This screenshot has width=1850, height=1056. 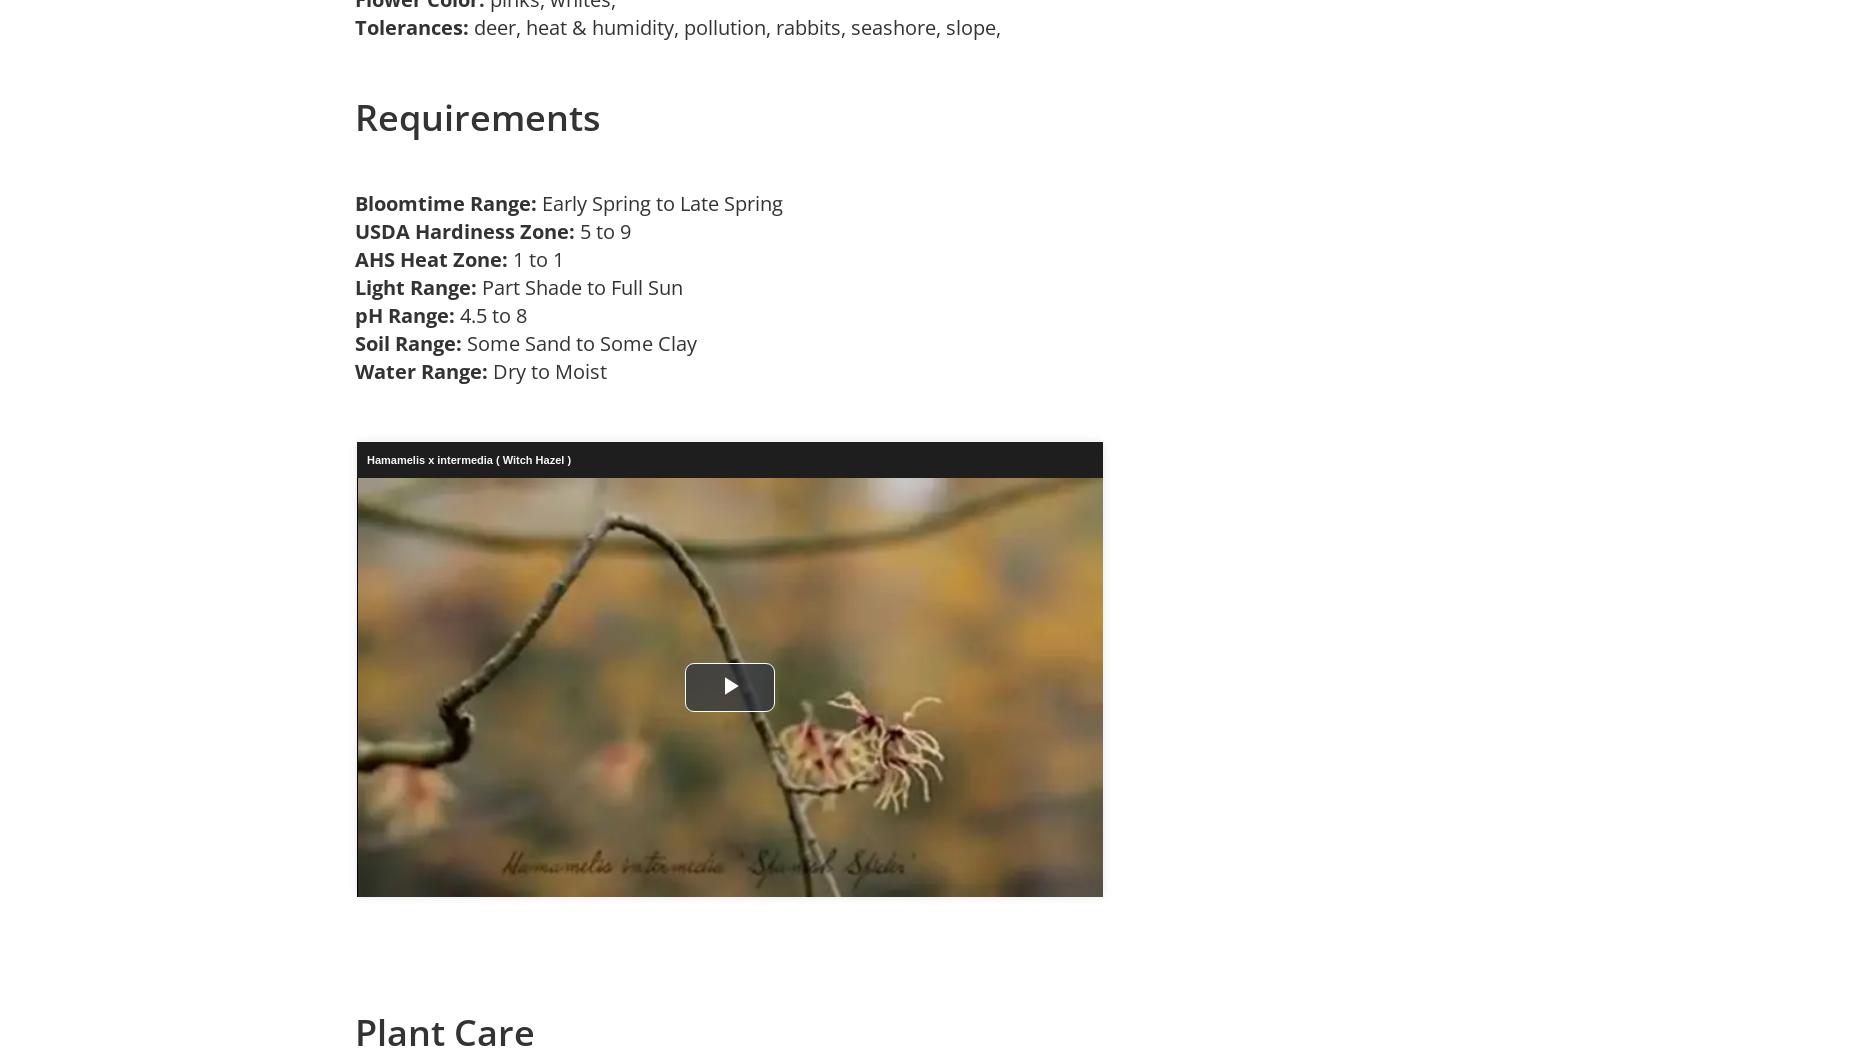 What do you see at coordinates (354, 314) in the screenshot?
I see `'pH Range:'` at bounding box center [354, 314].